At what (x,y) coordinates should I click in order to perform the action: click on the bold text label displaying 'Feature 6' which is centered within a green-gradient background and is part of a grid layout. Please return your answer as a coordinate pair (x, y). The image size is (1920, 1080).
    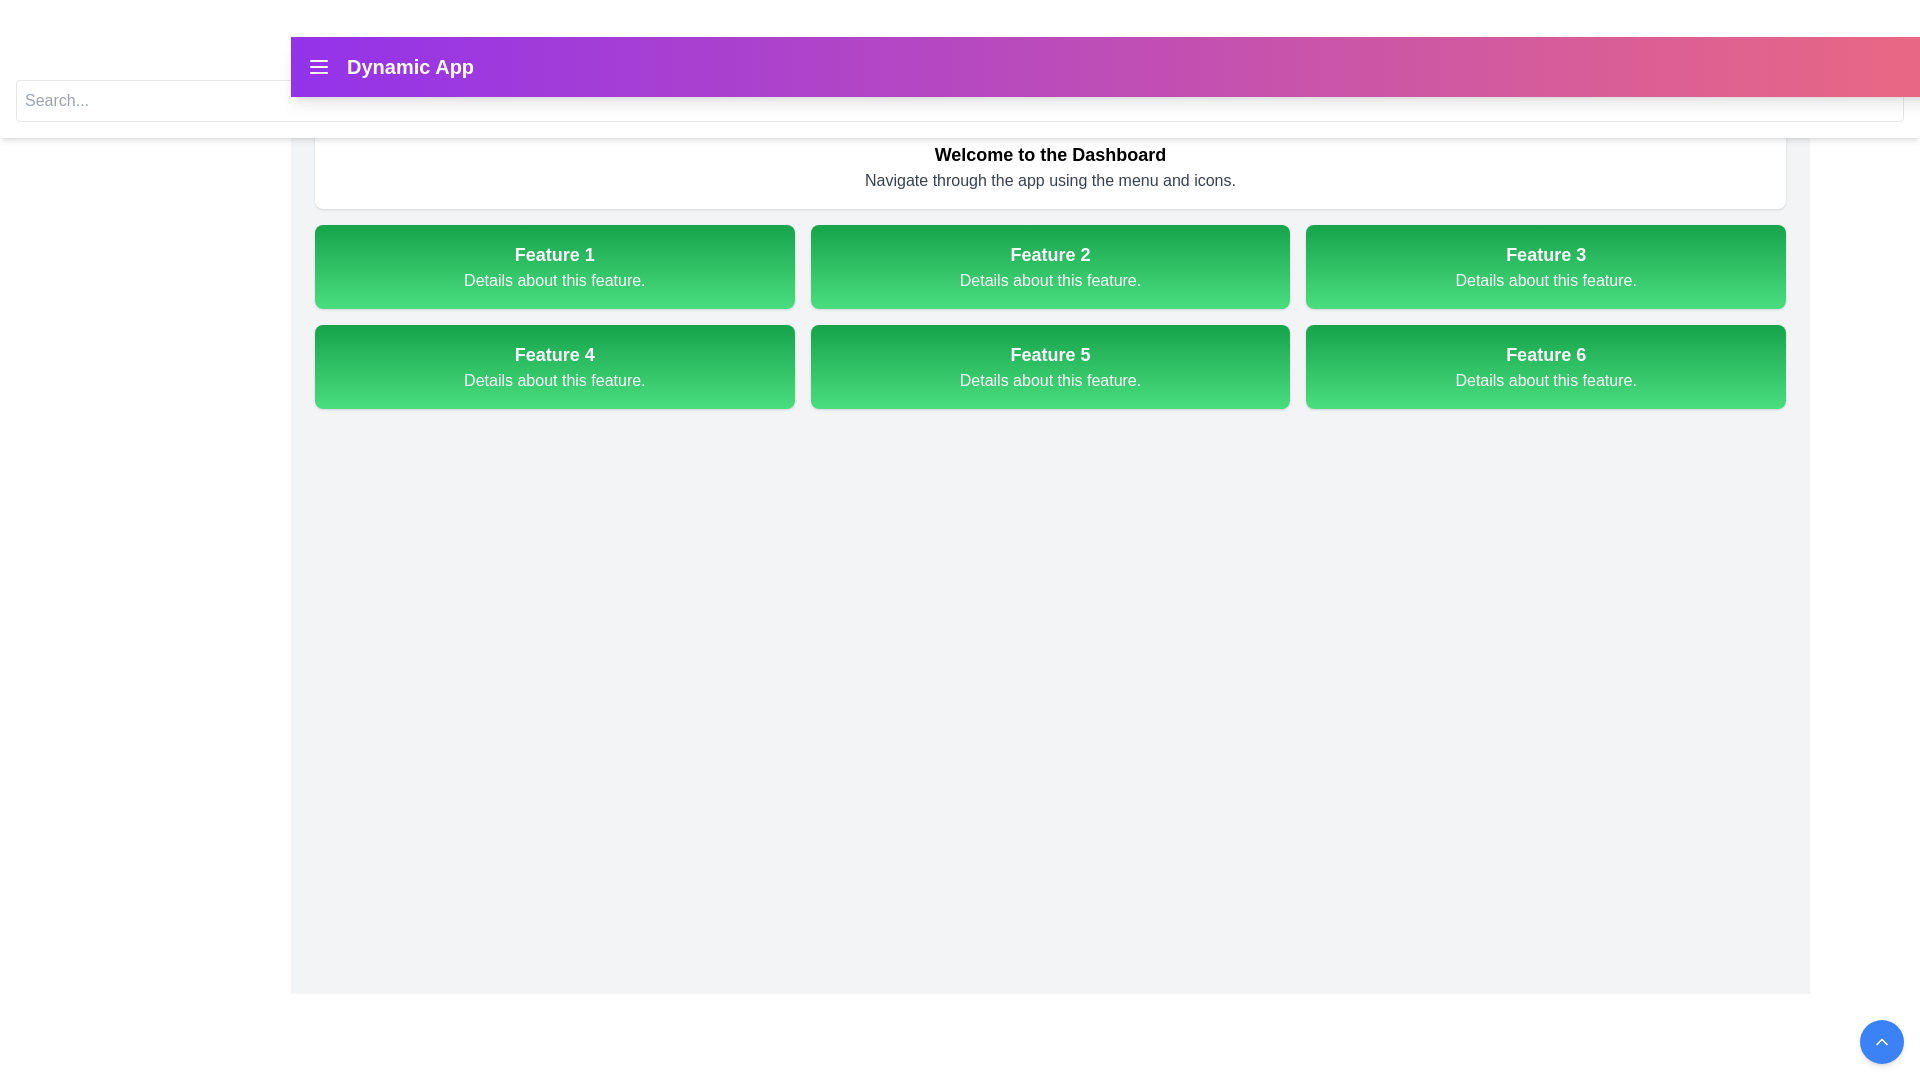
    Looking at the image, I should click on (1545, 353).